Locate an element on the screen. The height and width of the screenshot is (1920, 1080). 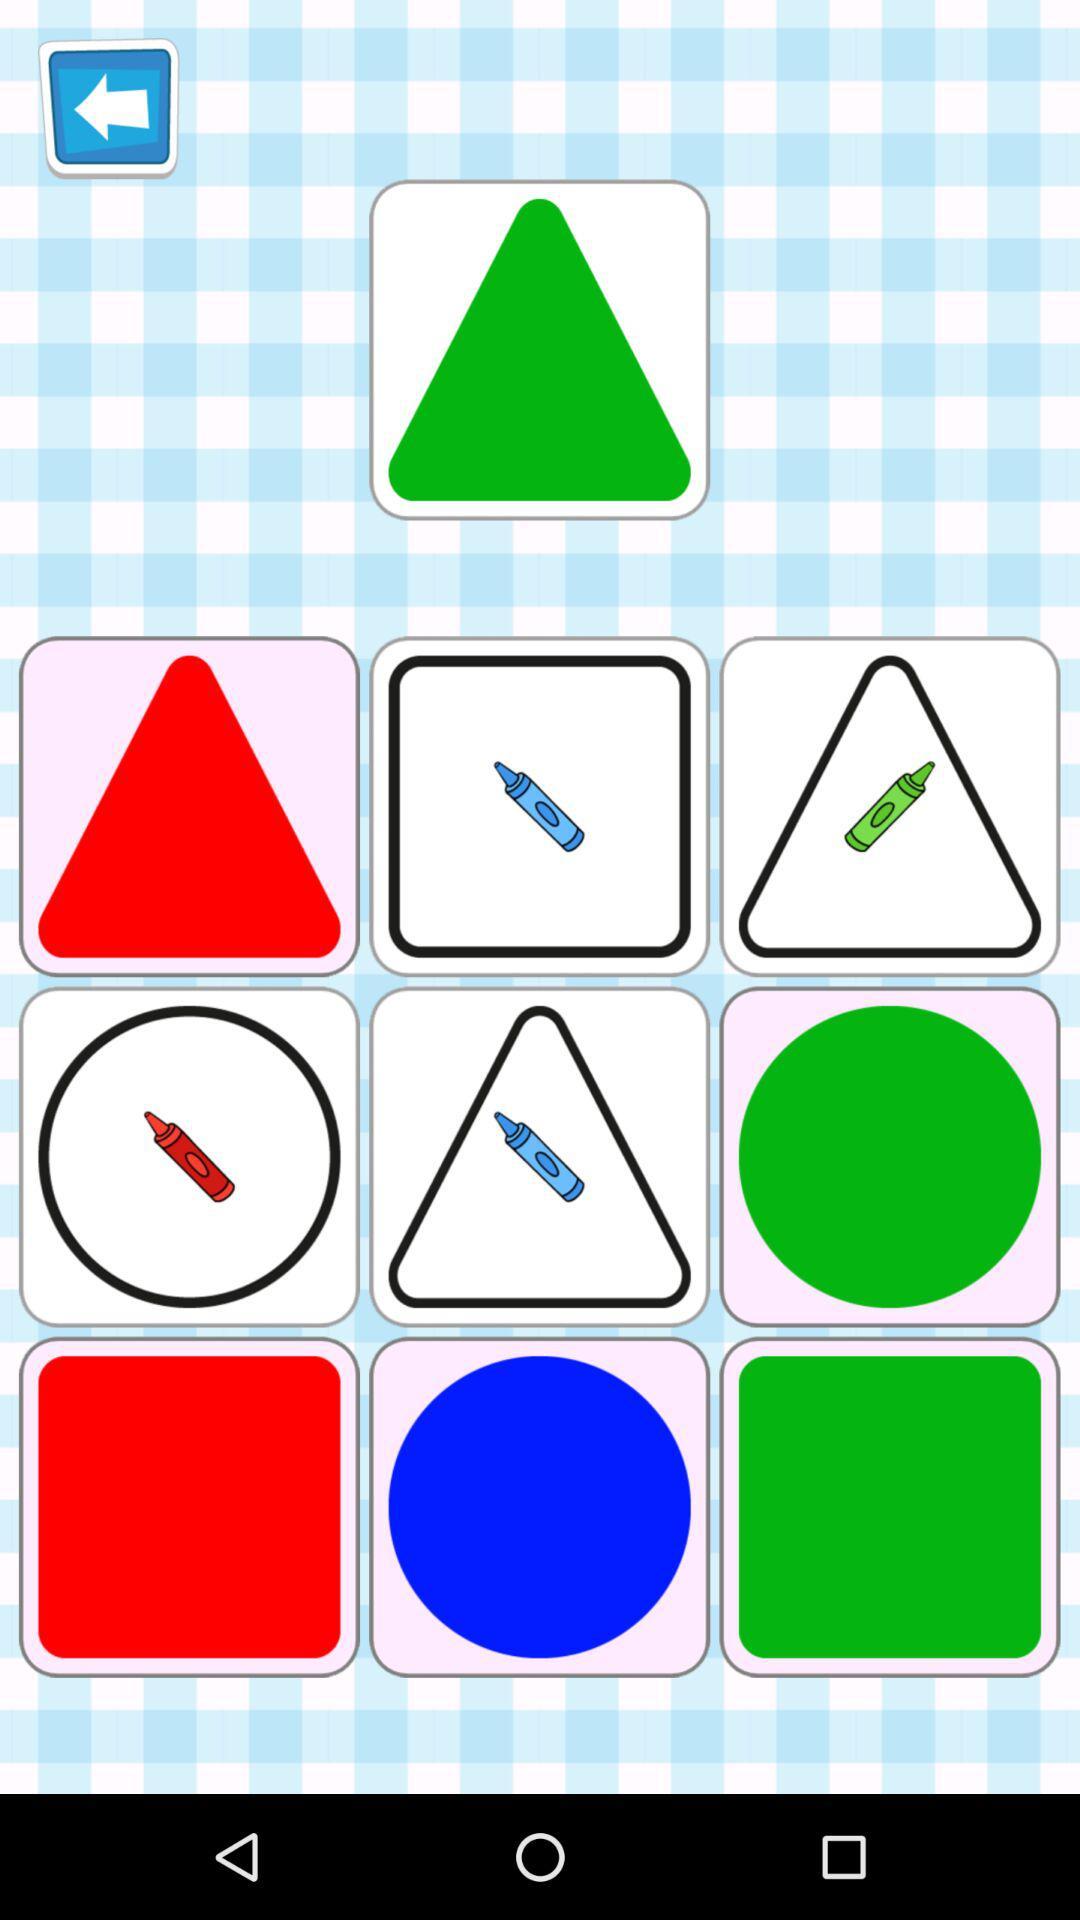
the arrow_backward icon is located at coordinates (108, 115).